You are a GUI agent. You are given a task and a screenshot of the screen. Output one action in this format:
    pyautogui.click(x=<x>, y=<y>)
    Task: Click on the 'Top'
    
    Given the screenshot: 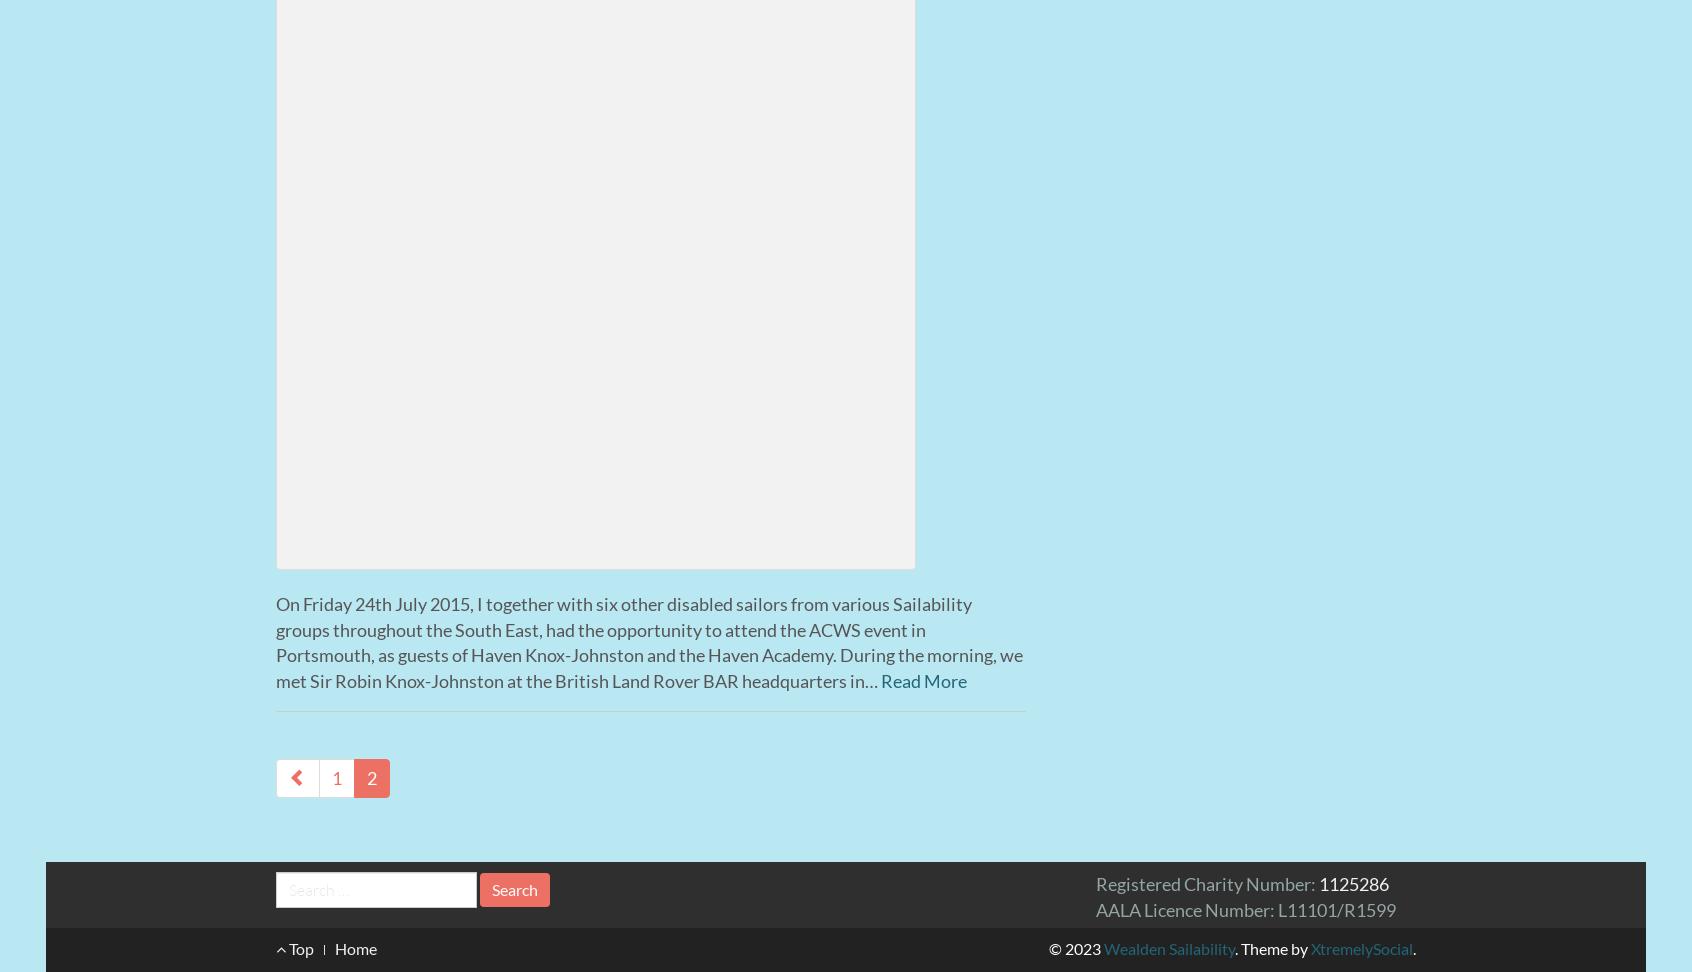 What is the action you would take?
    pyautogui.click(x=298, y=947)
    